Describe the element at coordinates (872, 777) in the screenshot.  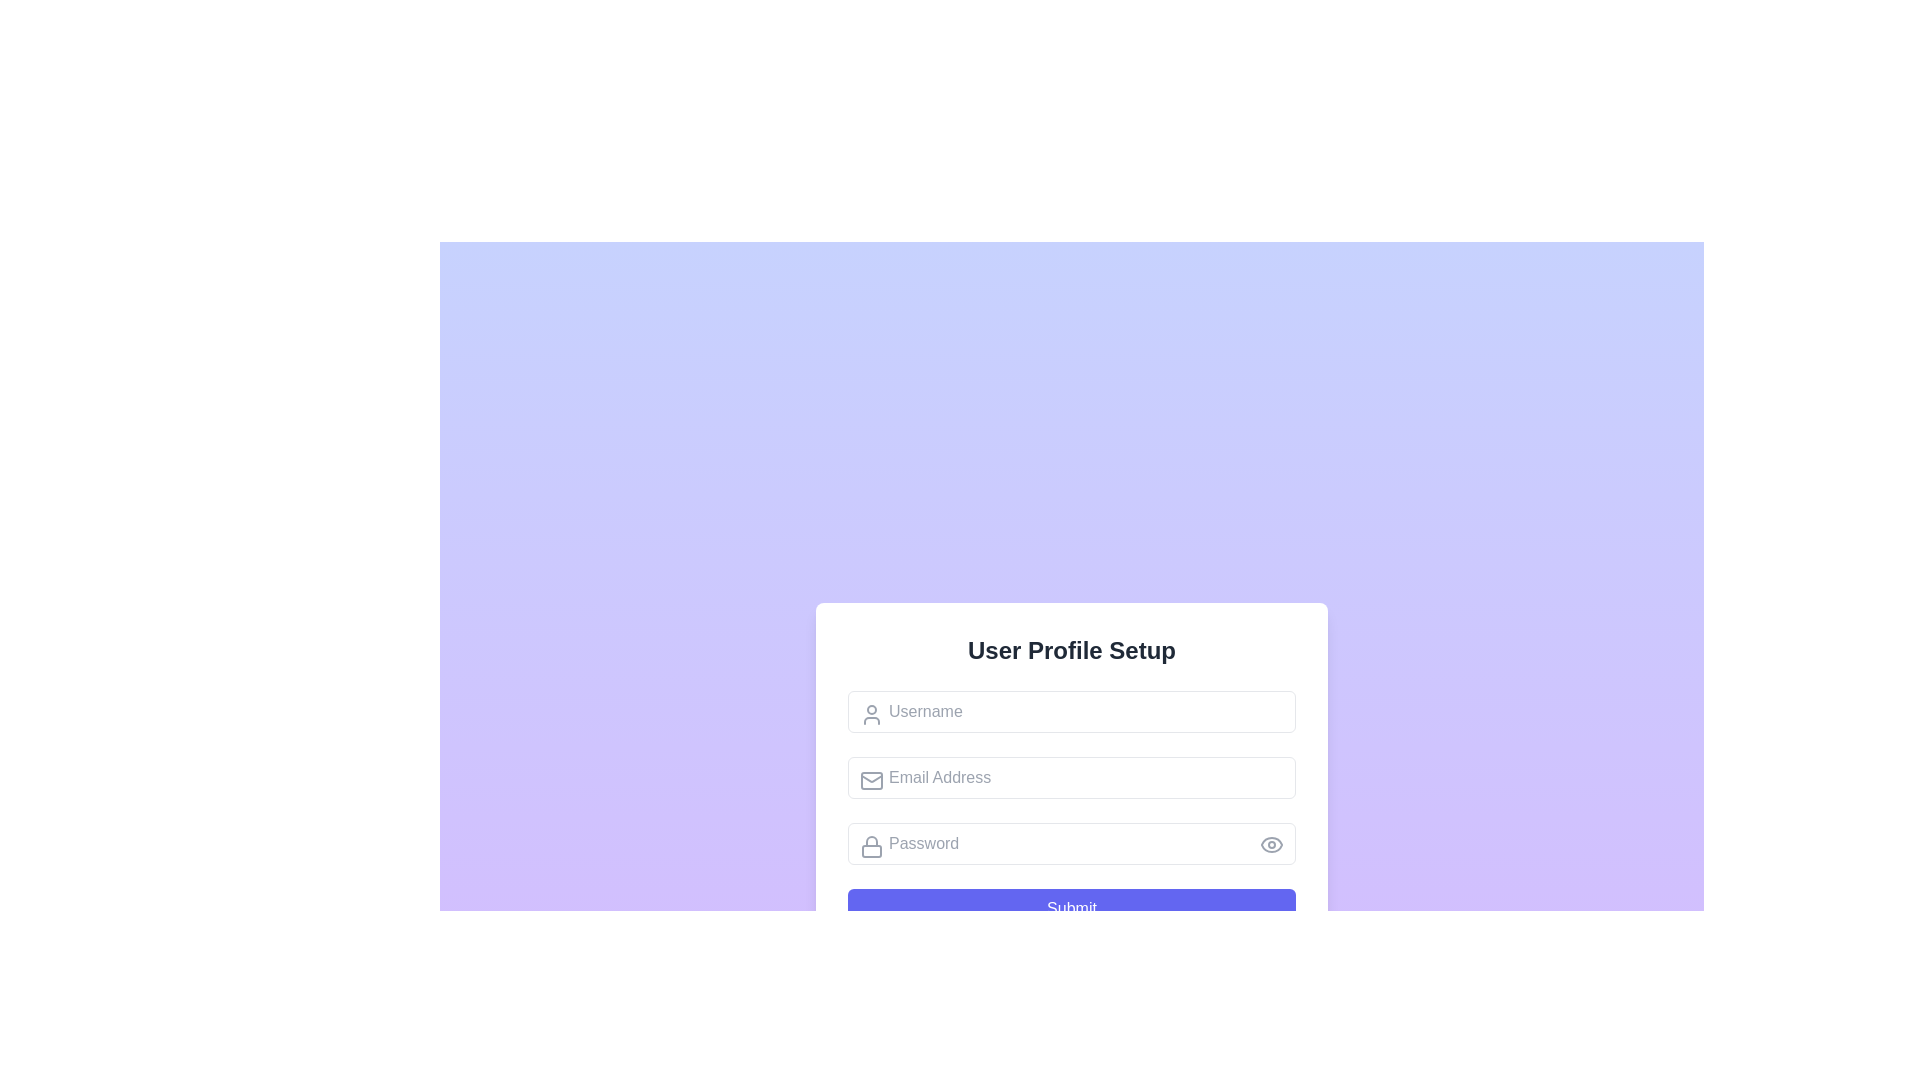
I see `the top flap of the envelope icon, which is part of an SVG and indicates email or messaging functionality` at that location.